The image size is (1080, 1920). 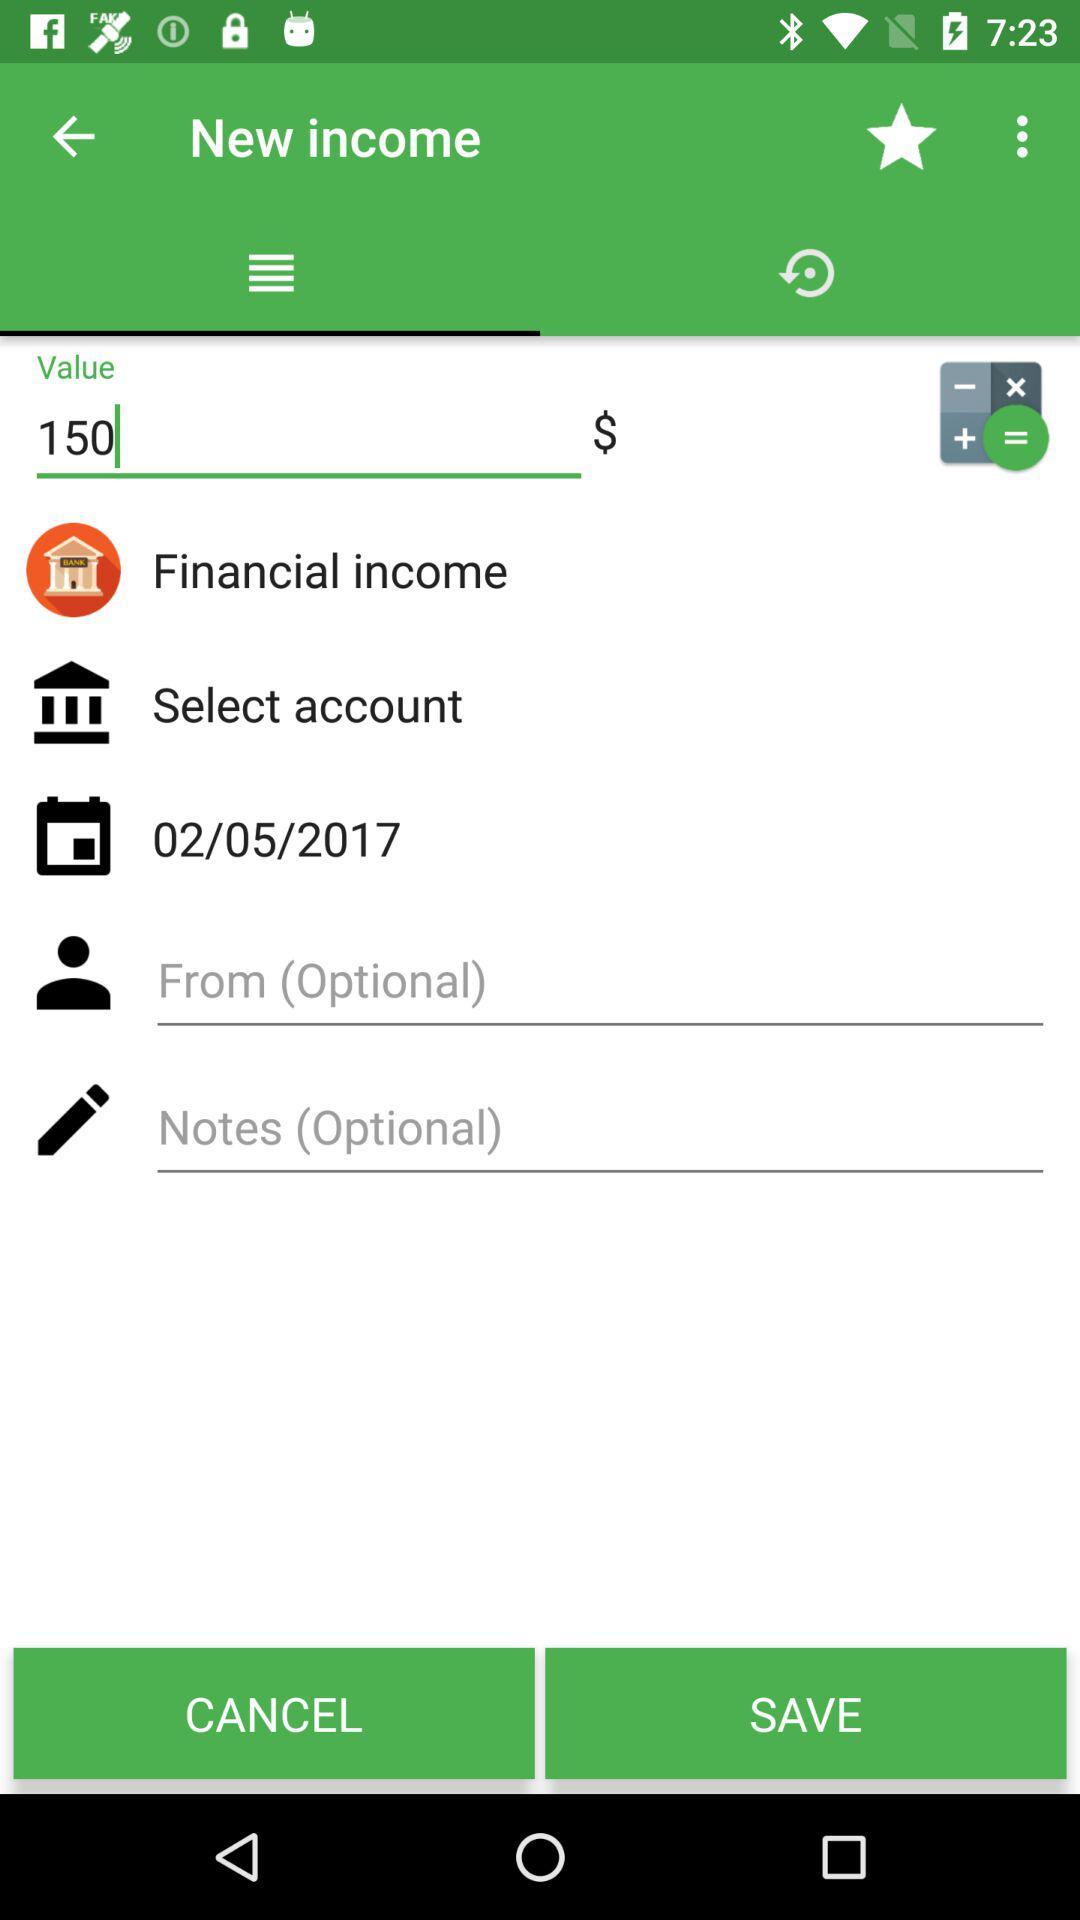 I want to click on open computer, so click(x=990, y=411).